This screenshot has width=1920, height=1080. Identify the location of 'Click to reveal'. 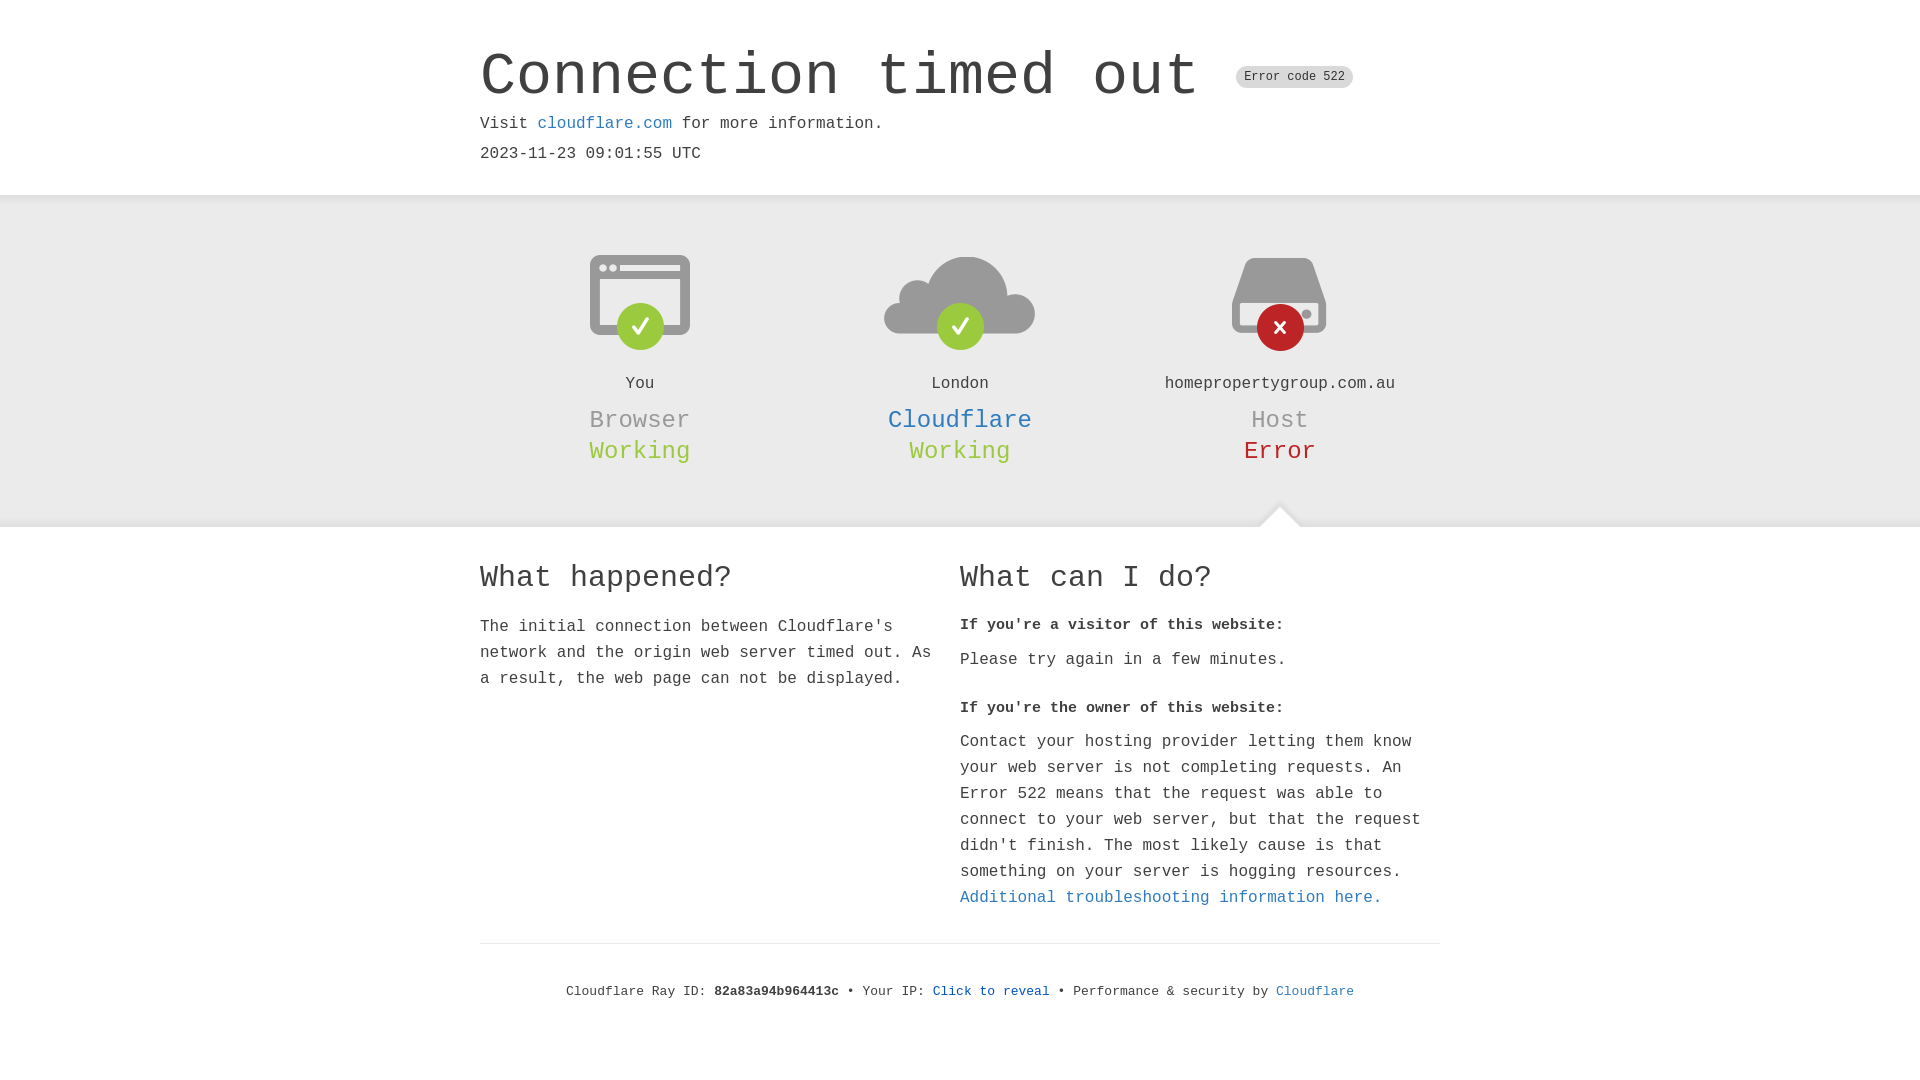
(991, 991).